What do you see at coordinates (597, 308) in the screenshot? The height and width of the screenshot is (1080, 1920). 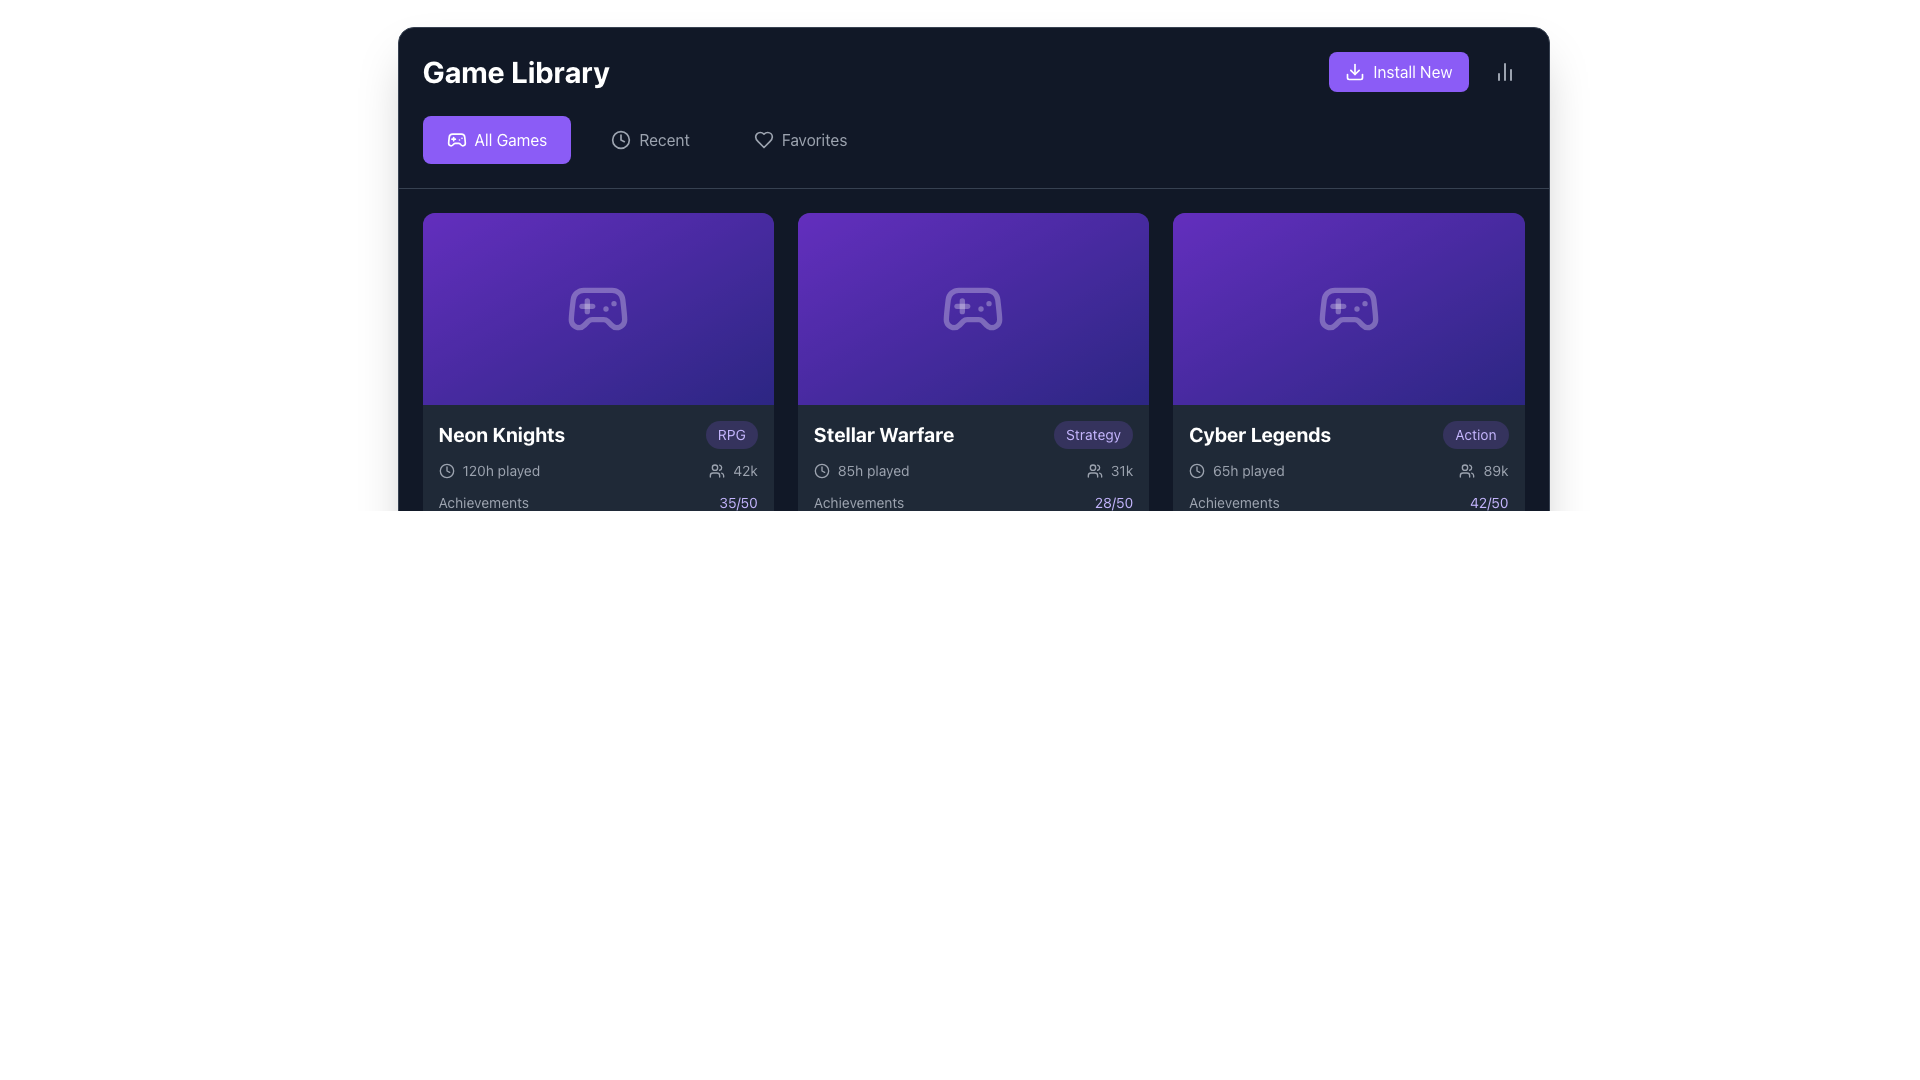 I see `the rectangular graphical component with a gradient background and a white game controller icon, located at the top section of the first card in a horizontal list of three cards` at bounding box center [597, 308].